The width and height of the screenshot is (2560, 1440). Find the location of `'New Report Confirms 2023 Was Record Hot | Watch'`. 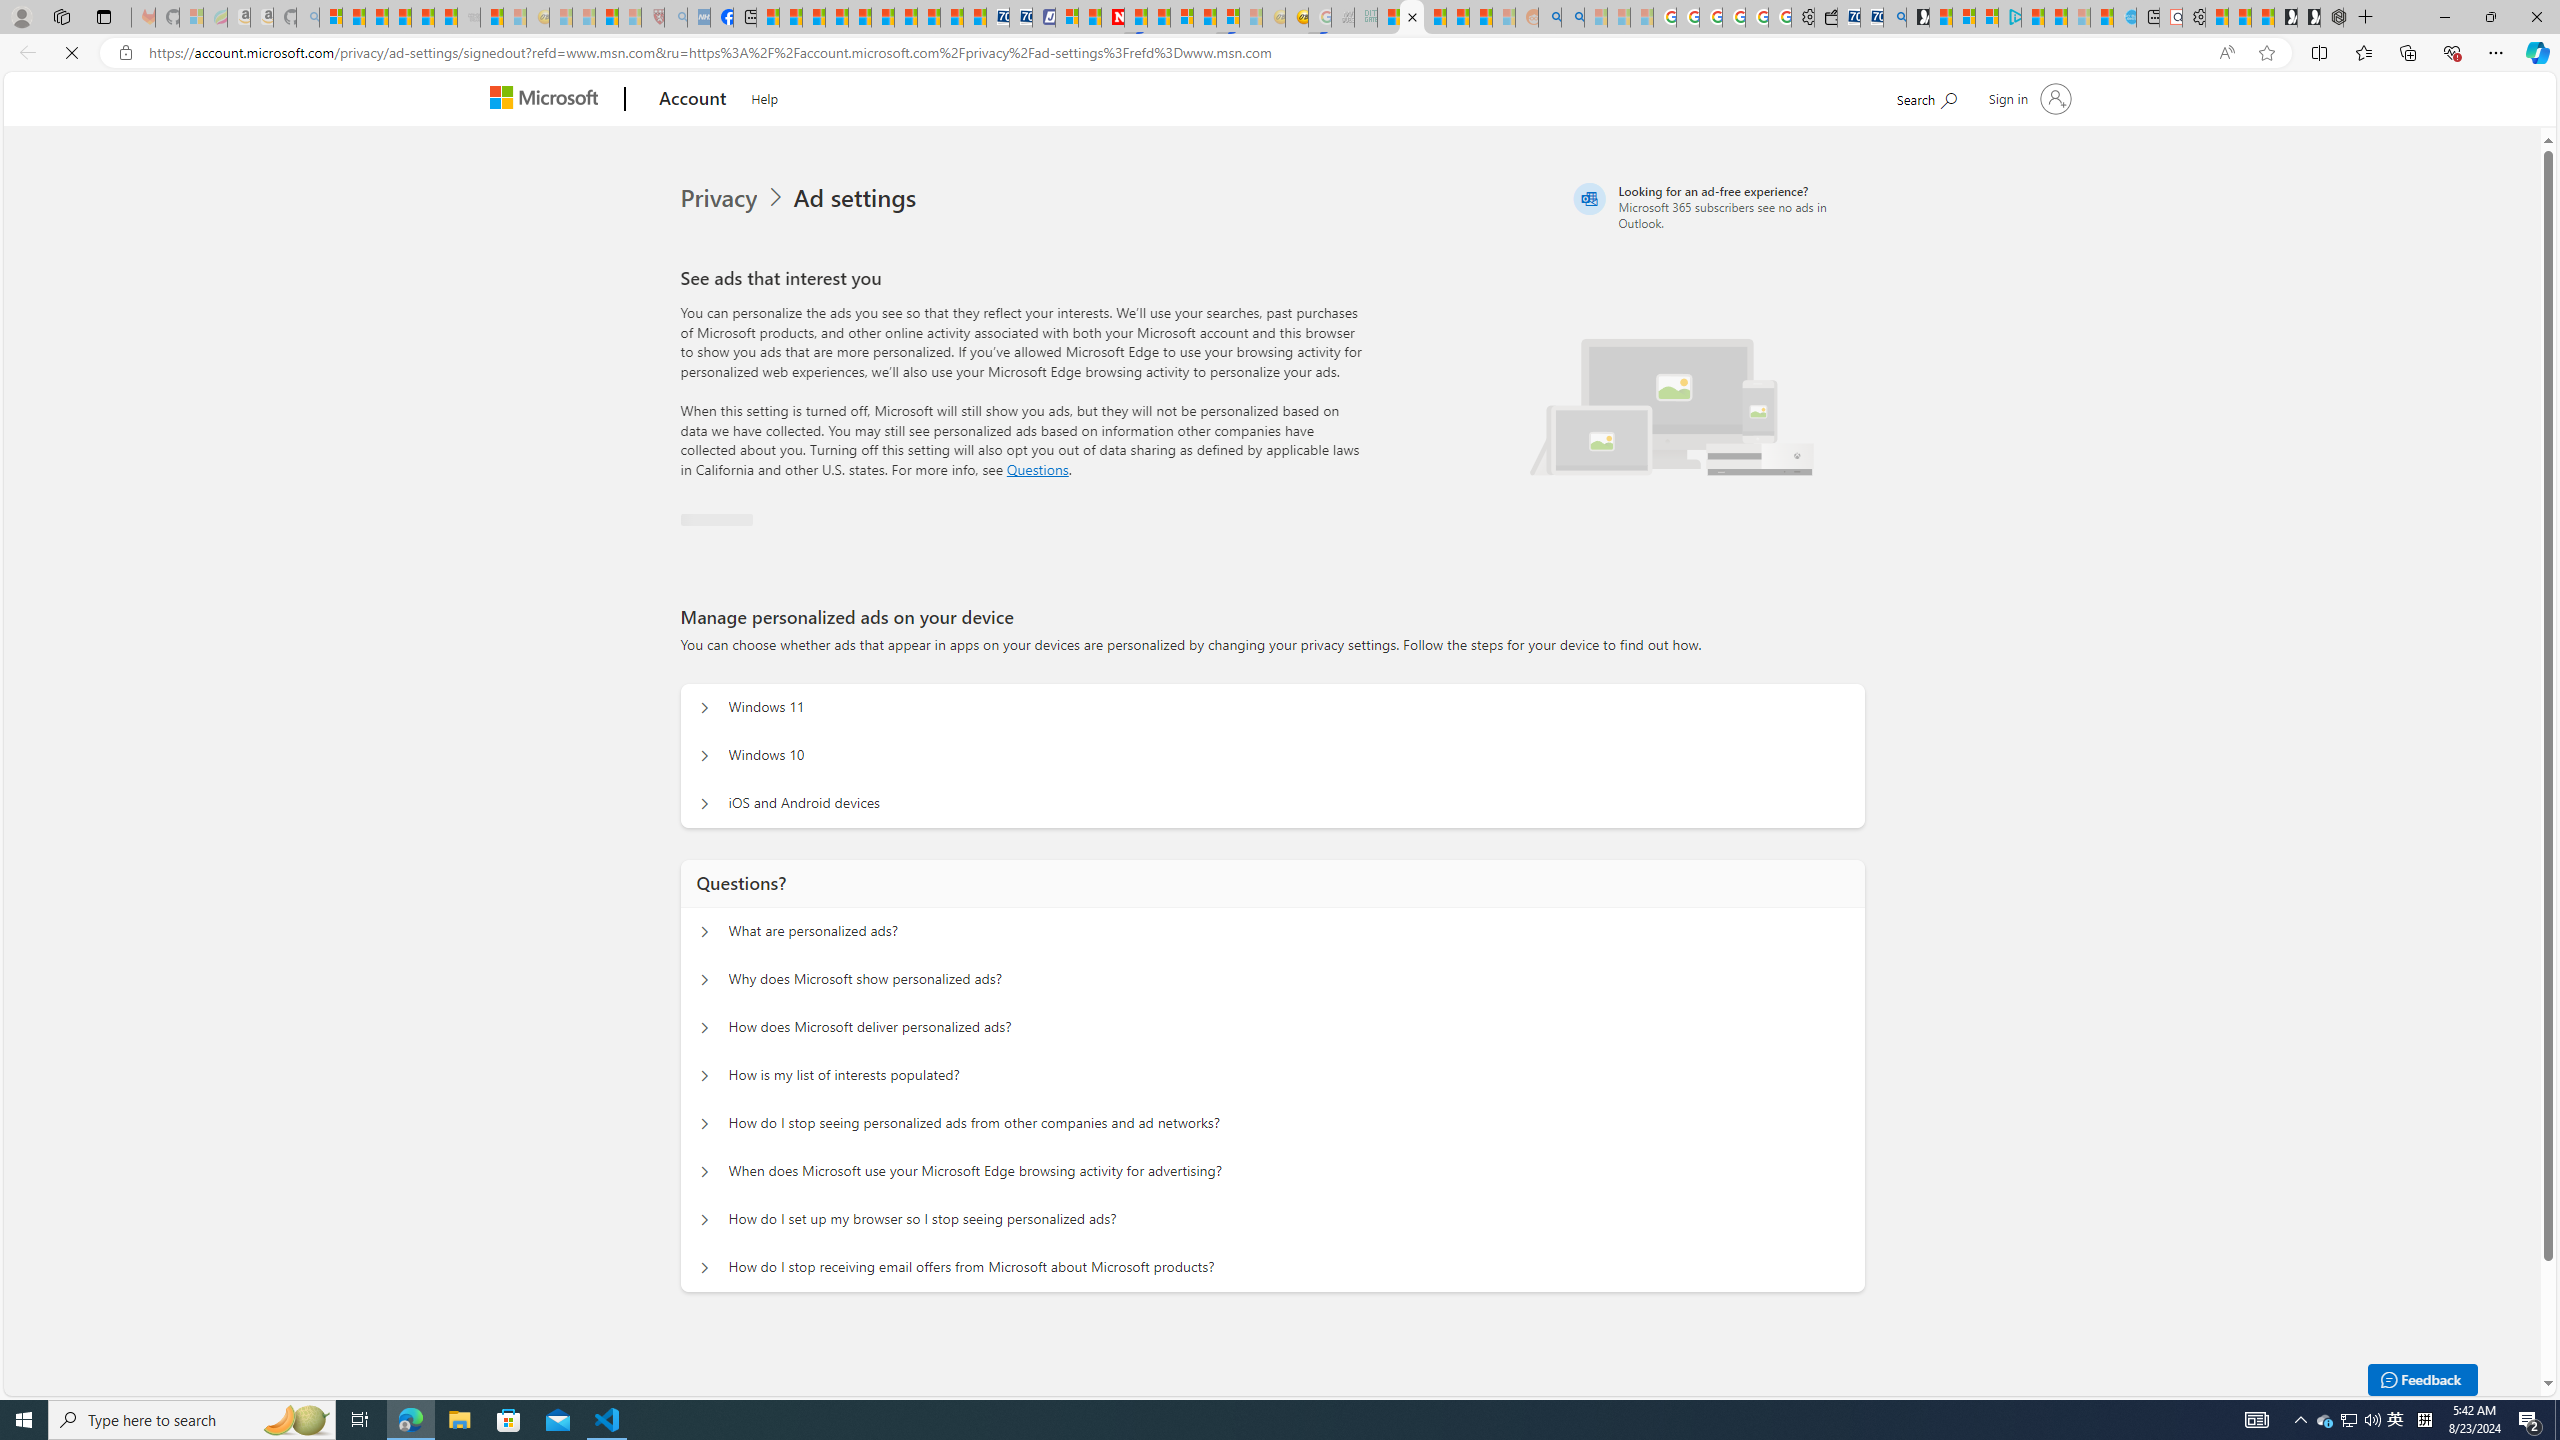

'New Report Confirms 2023 Was Record Hot | Watch' is located at coordinates (421, 16).